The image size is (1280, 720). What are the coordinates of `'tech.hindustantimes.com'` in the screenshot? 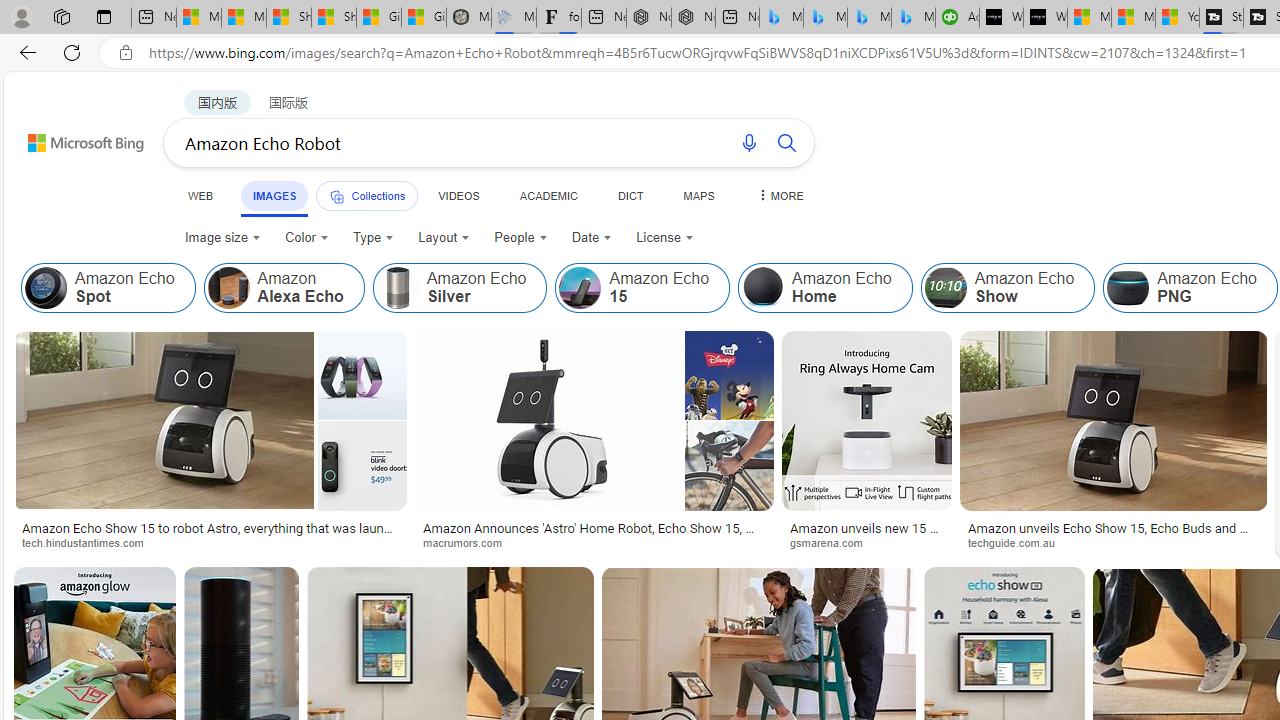 It's located at (88, 542).